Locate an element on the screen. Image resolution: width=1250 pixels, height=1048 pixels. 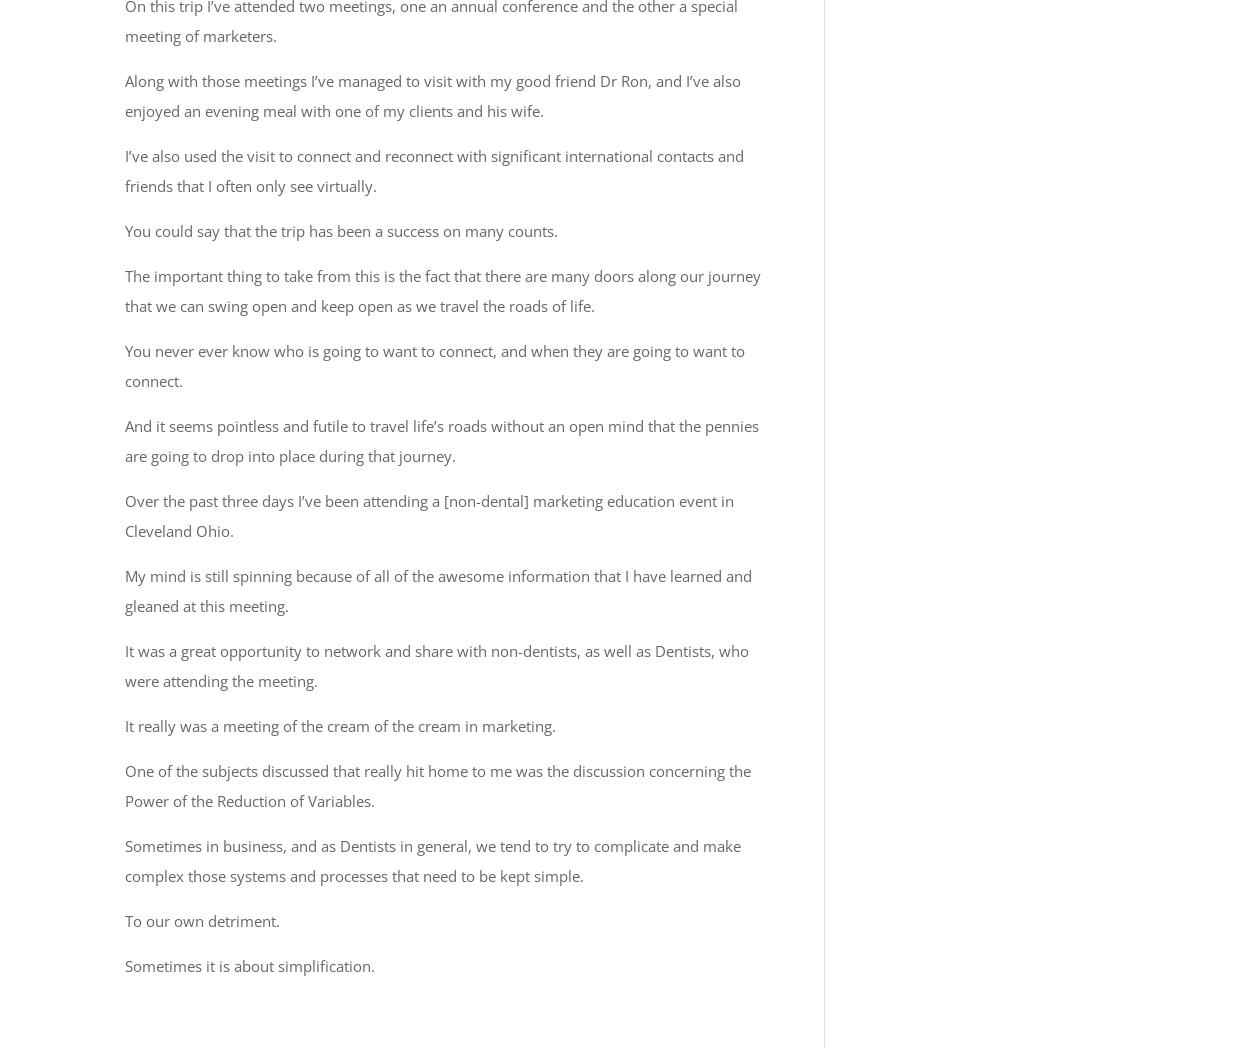
'My mind is still spinning because of all of the awesome information that I have learned and gleaned at this meeting.' is located at coordinates (125, 590).